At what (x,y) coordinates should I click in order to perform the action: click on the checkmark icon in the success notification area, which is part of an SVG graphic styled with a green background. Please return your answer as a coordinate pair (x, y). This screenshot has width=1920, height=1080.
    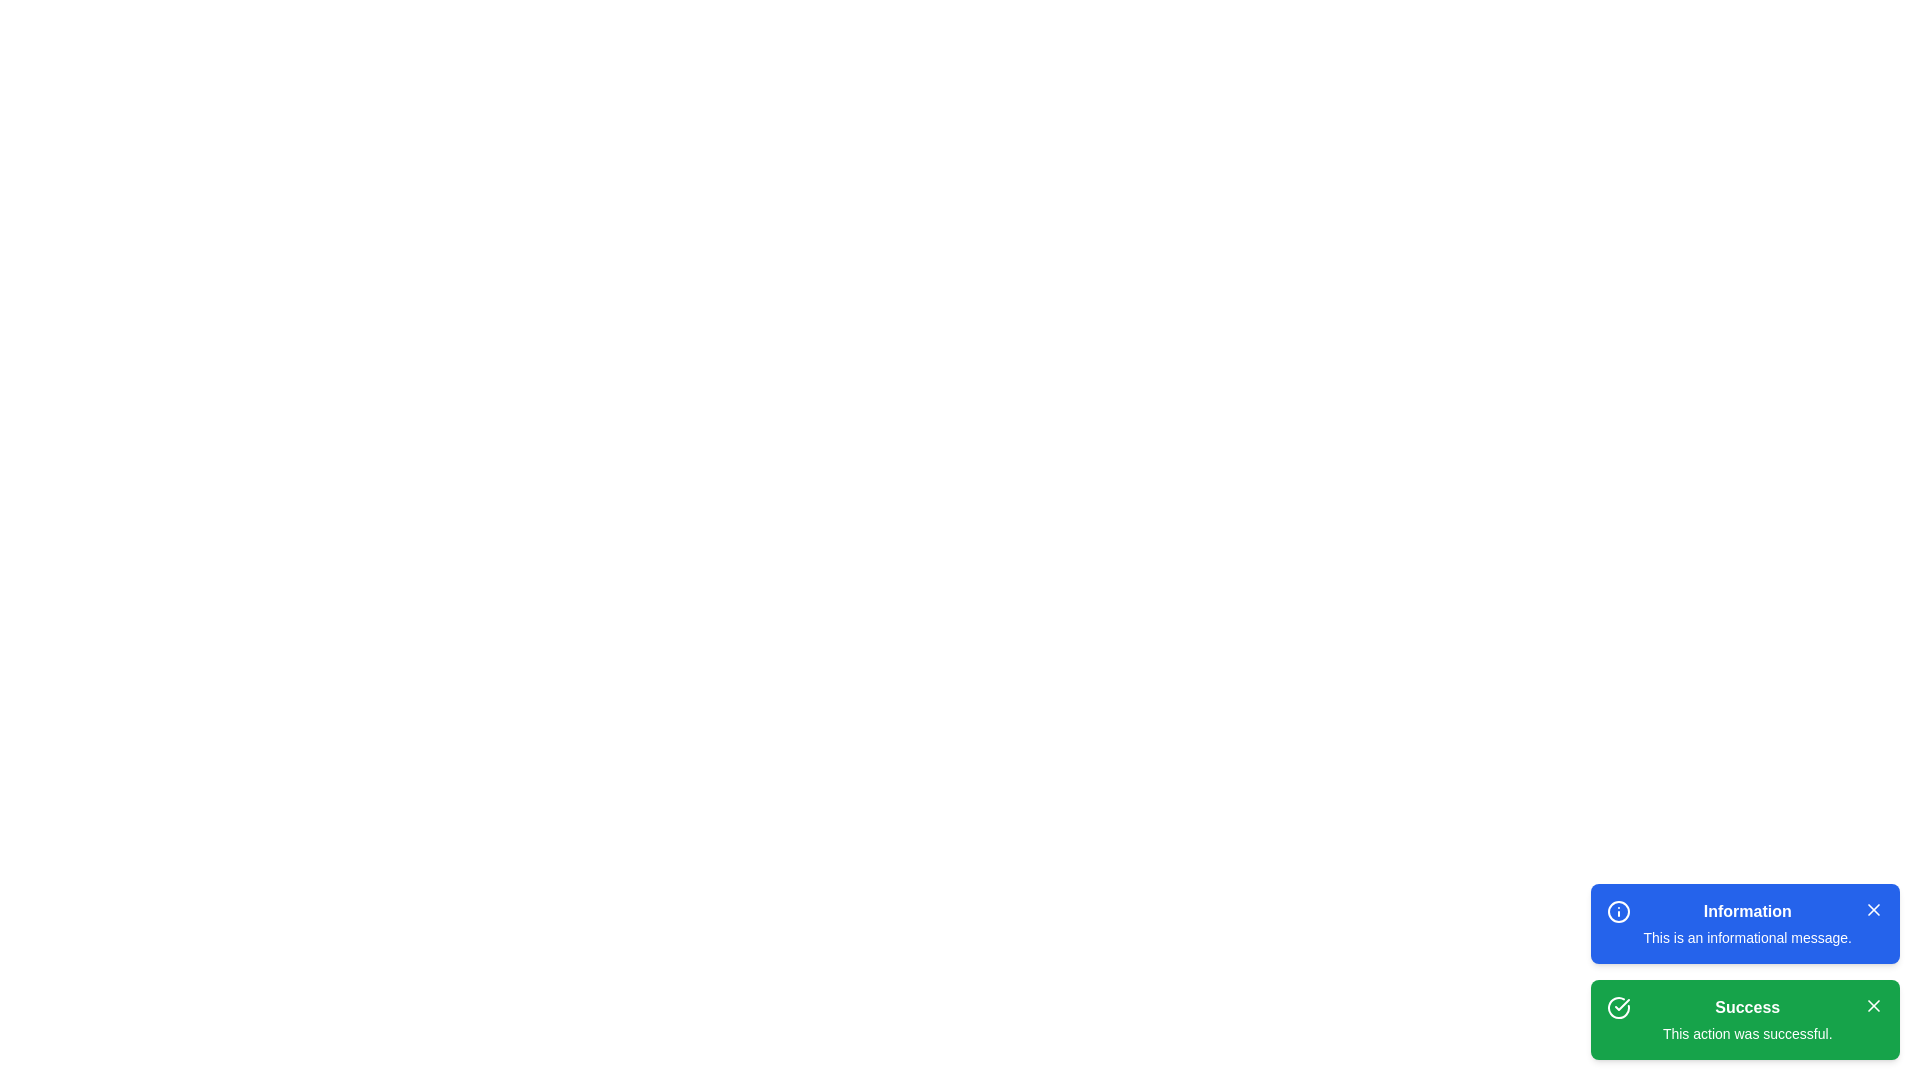
    Looking at the image, I should click on (1622, 1005).